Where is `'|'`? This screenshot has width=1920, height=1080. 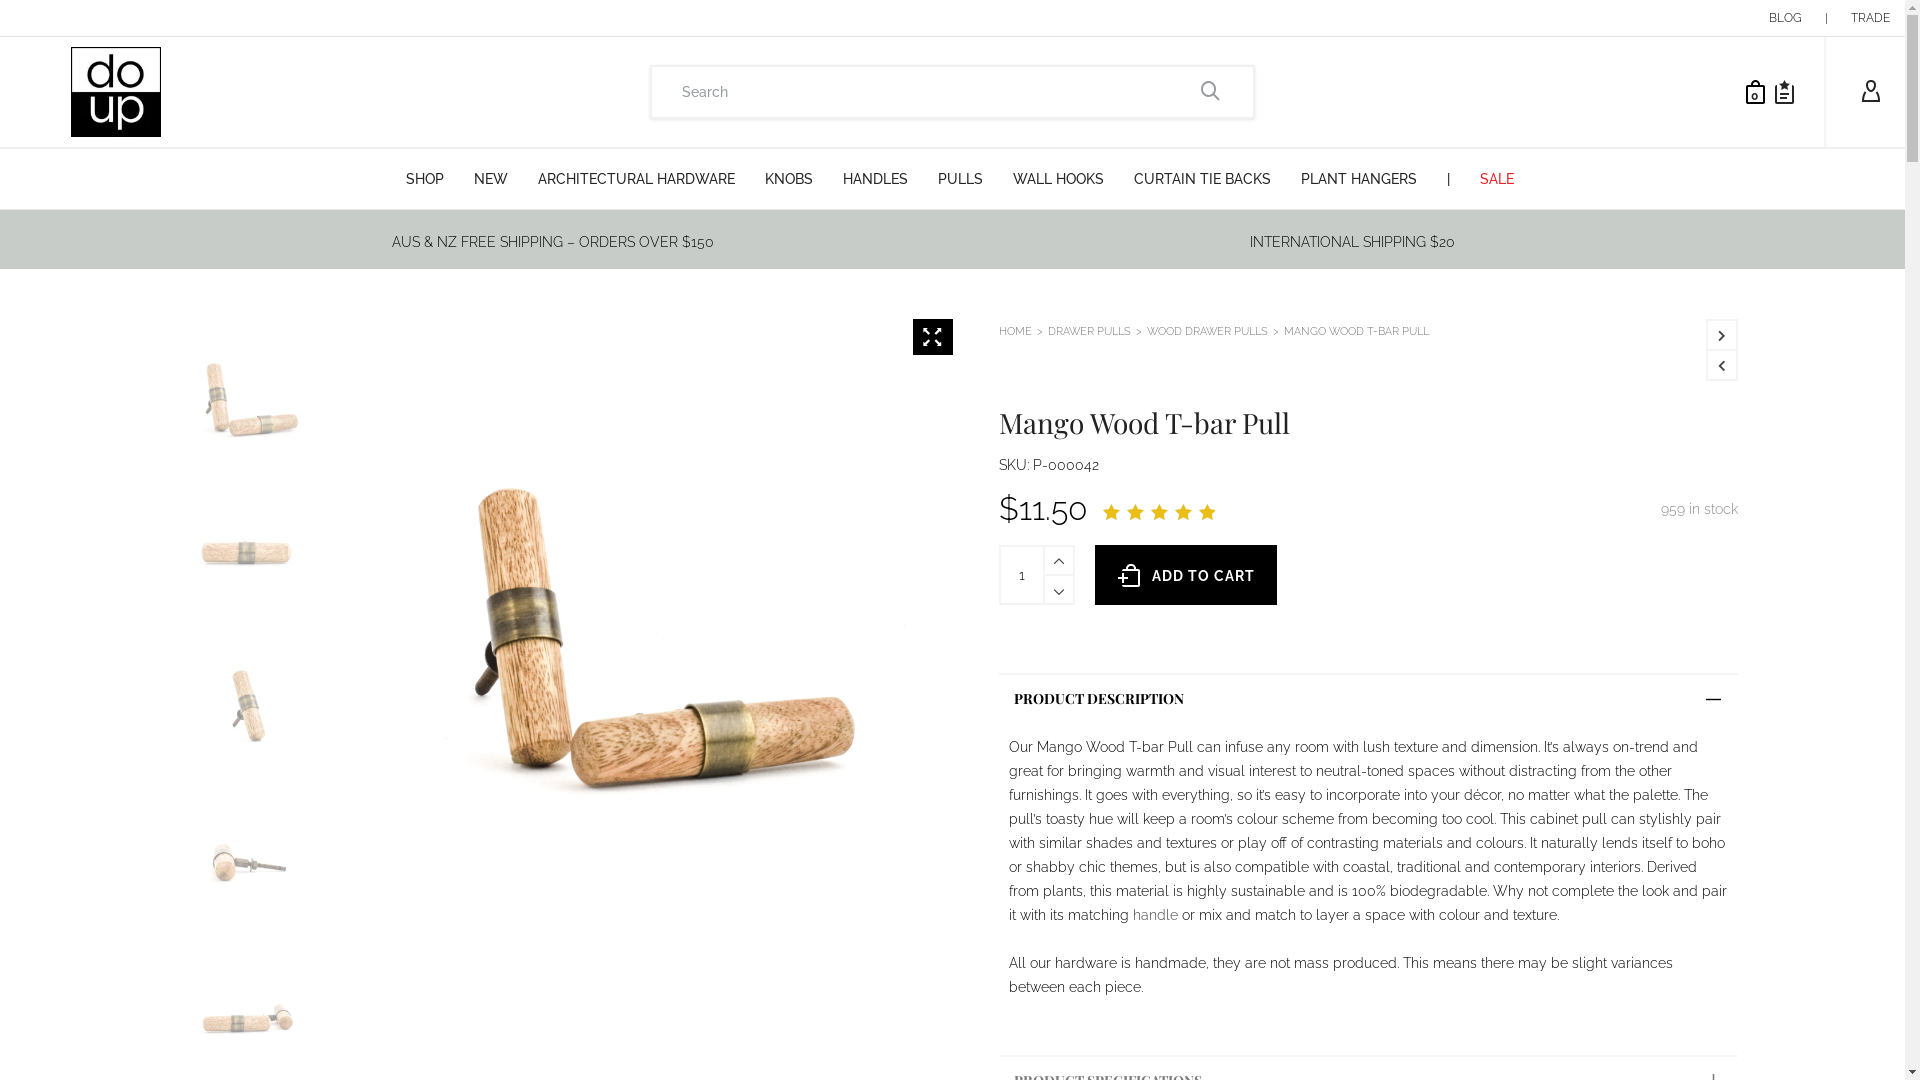
'|' is located at coordinates (1826, 18).